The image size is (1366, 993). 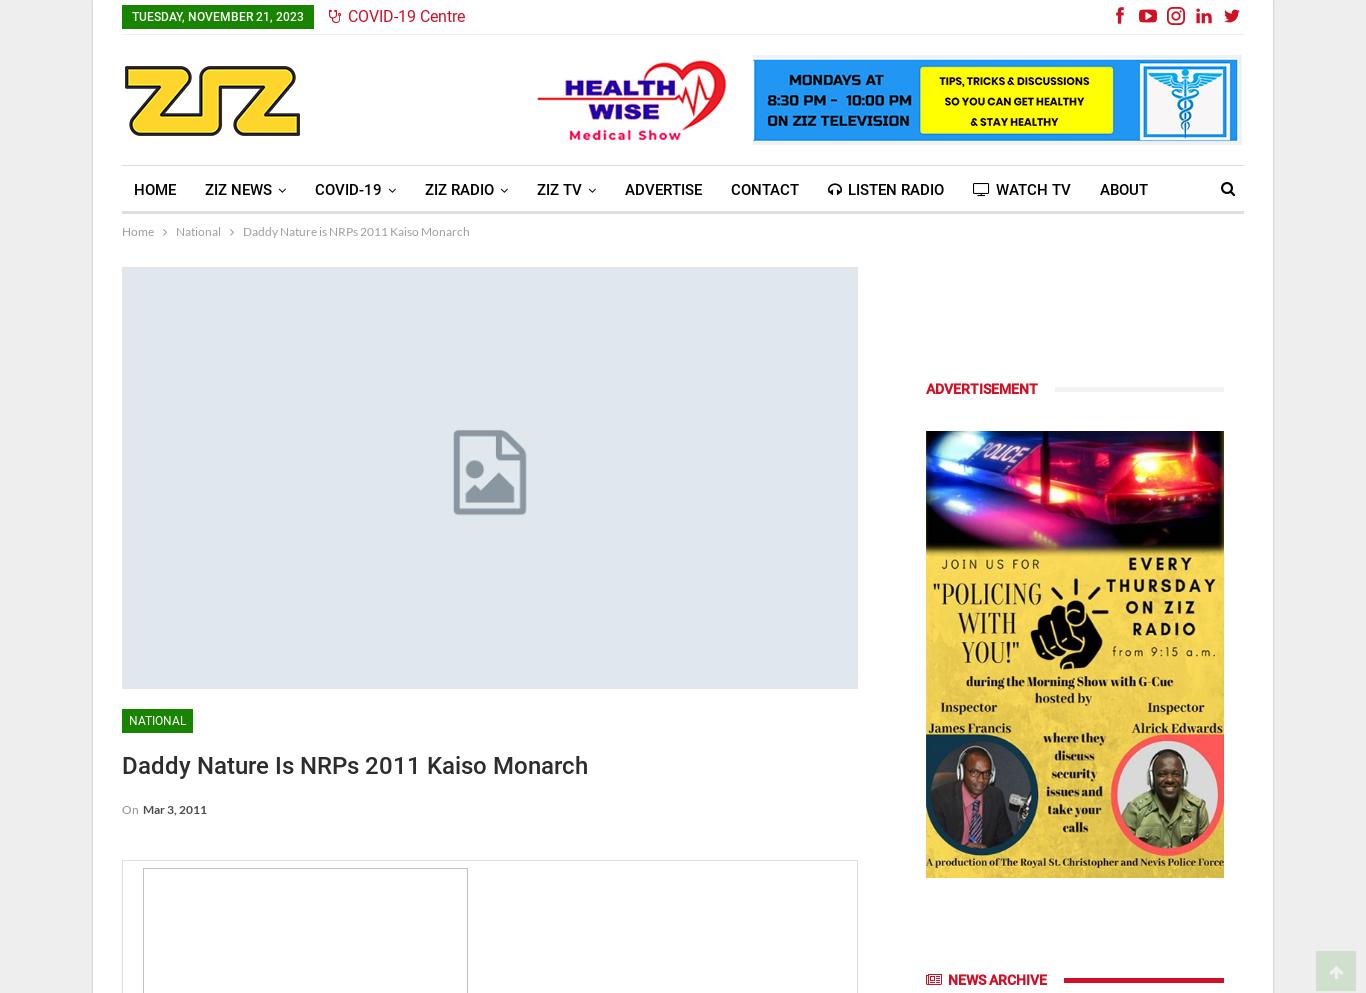 I want to click on 'News Archive', so click(x=994, y=979).